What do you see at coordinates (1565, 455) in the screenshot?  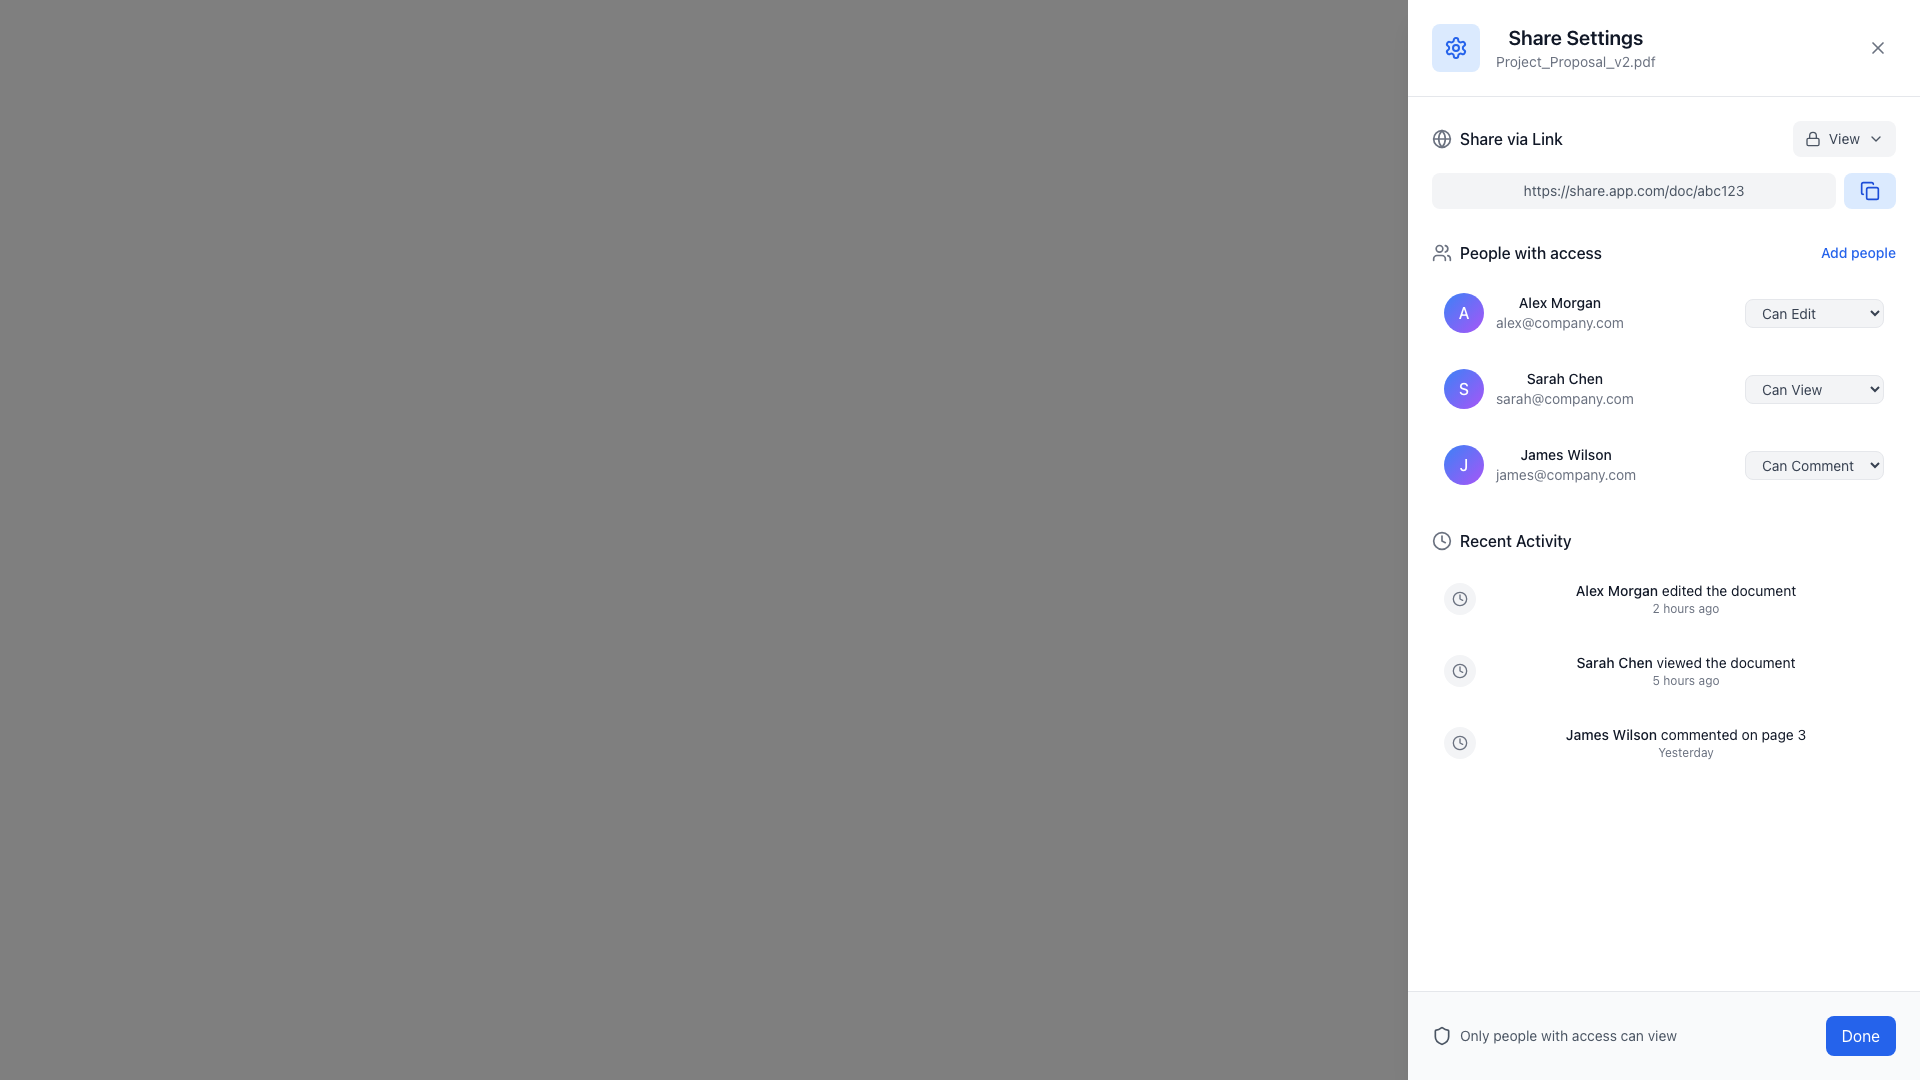 I see `the Text Label that identifies a user by their name, located above the email address 'james@company.com' in the 'People with access' section` at bounding box center [1565, 455].